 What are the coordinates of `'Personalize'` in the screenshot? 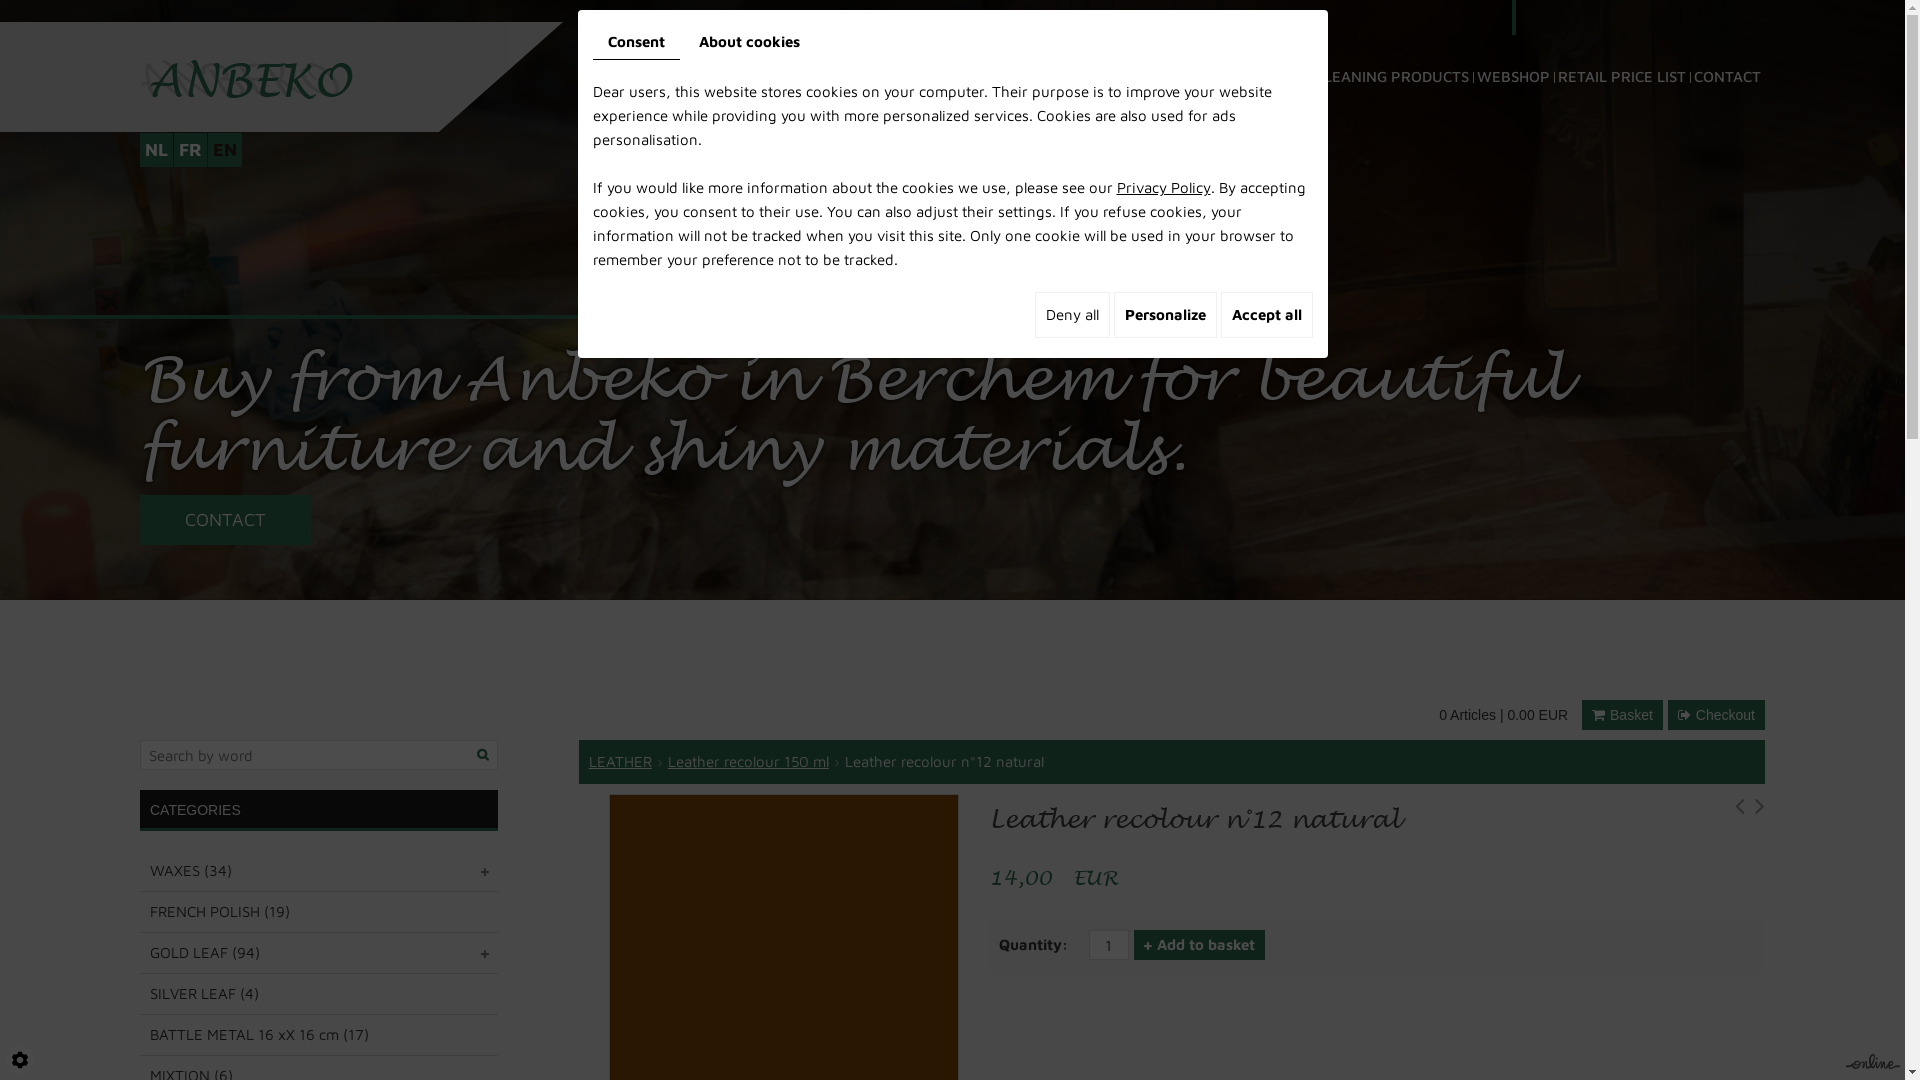 It's located at (1165, 315).